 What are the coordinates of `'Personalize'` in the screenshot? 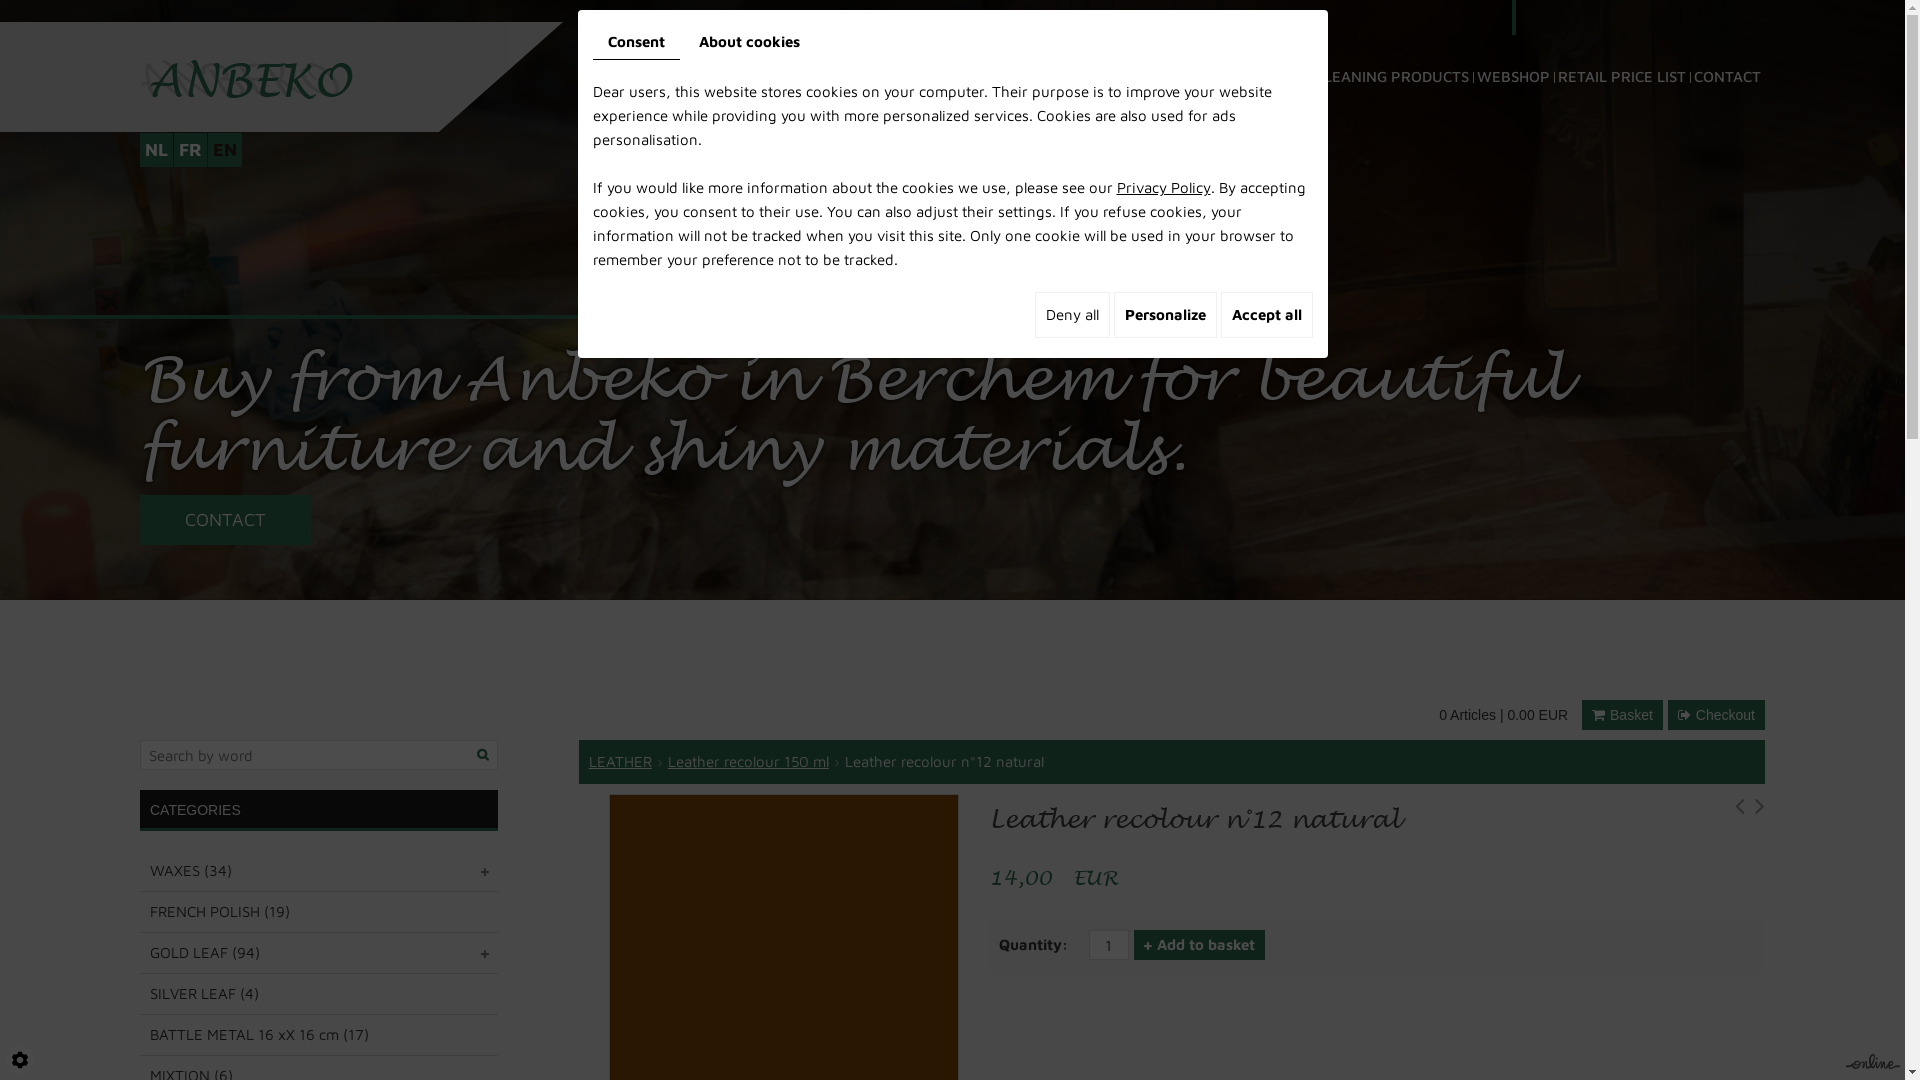 It's located at (1165, 315).